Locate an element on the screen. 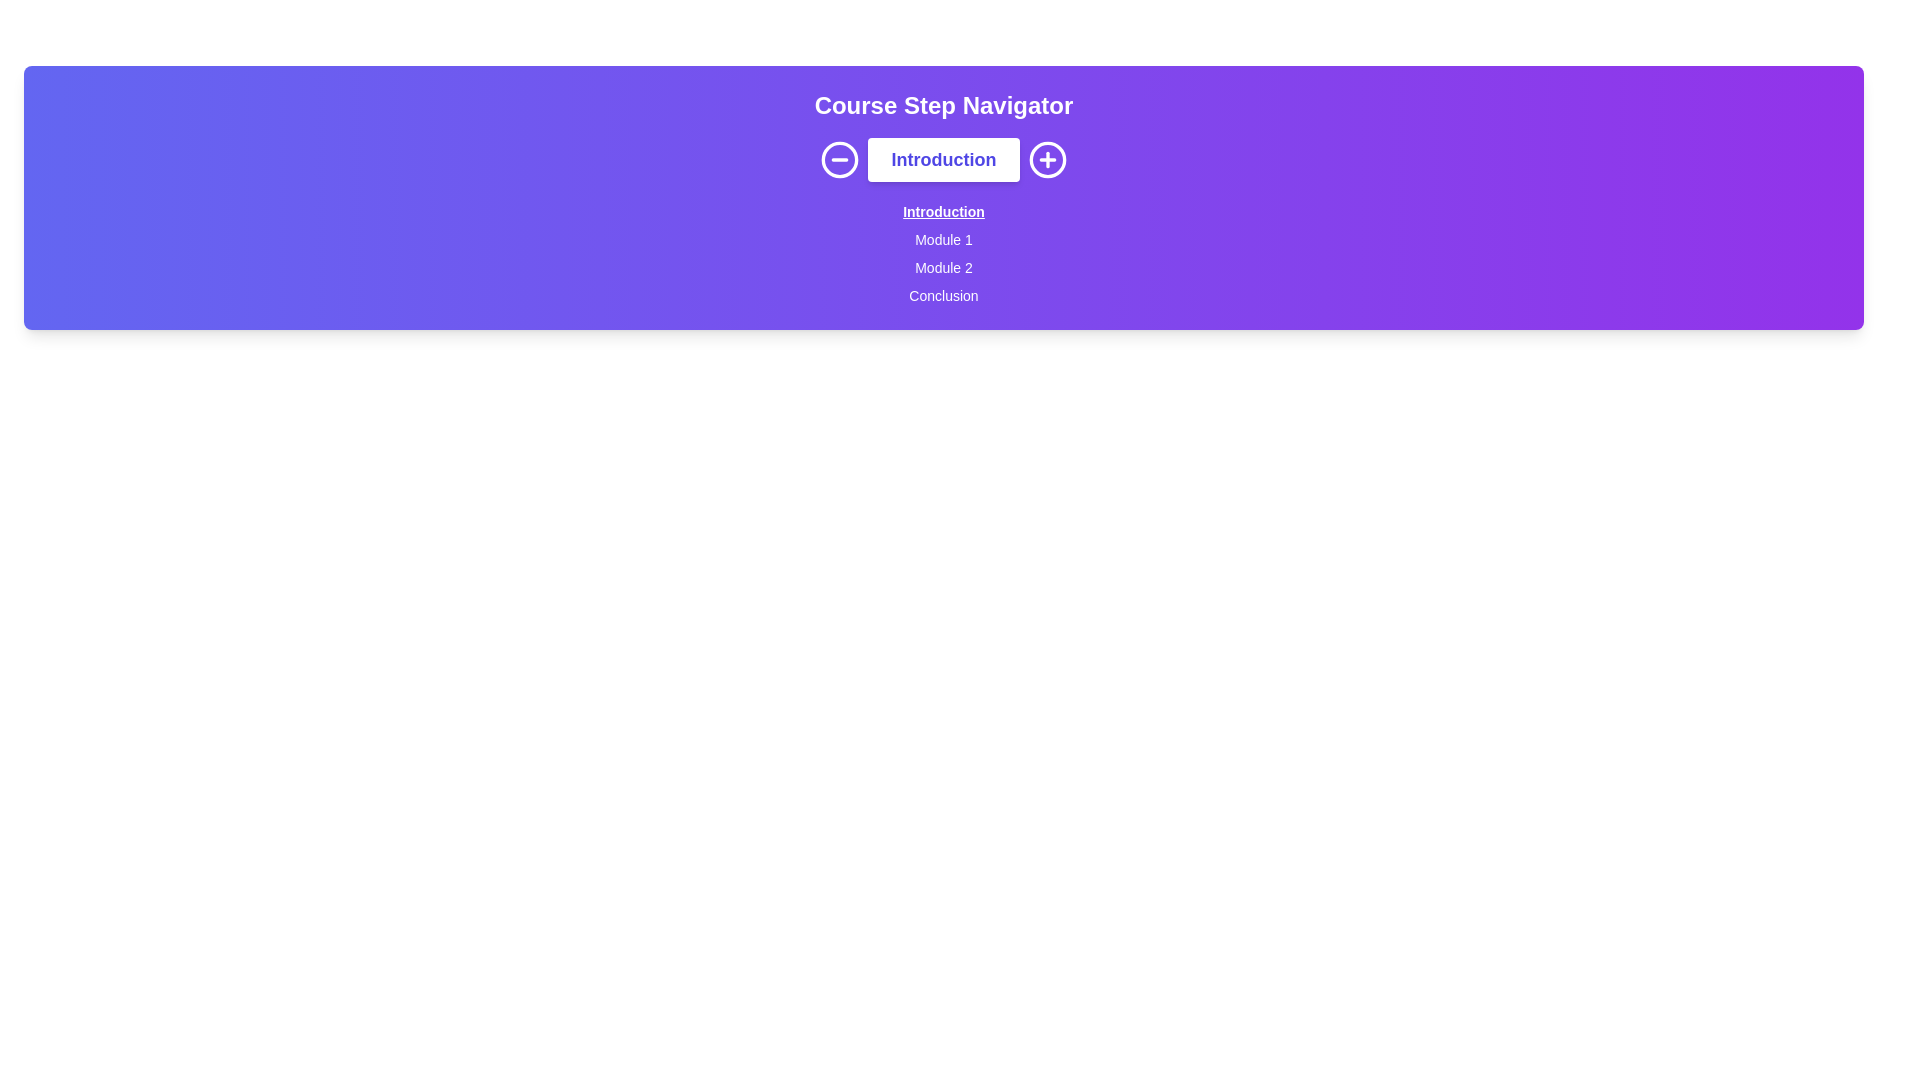  the circular purple button with a white minus symbol located in the top navigation bar to invoke its action is located at coordinates (839, 158).